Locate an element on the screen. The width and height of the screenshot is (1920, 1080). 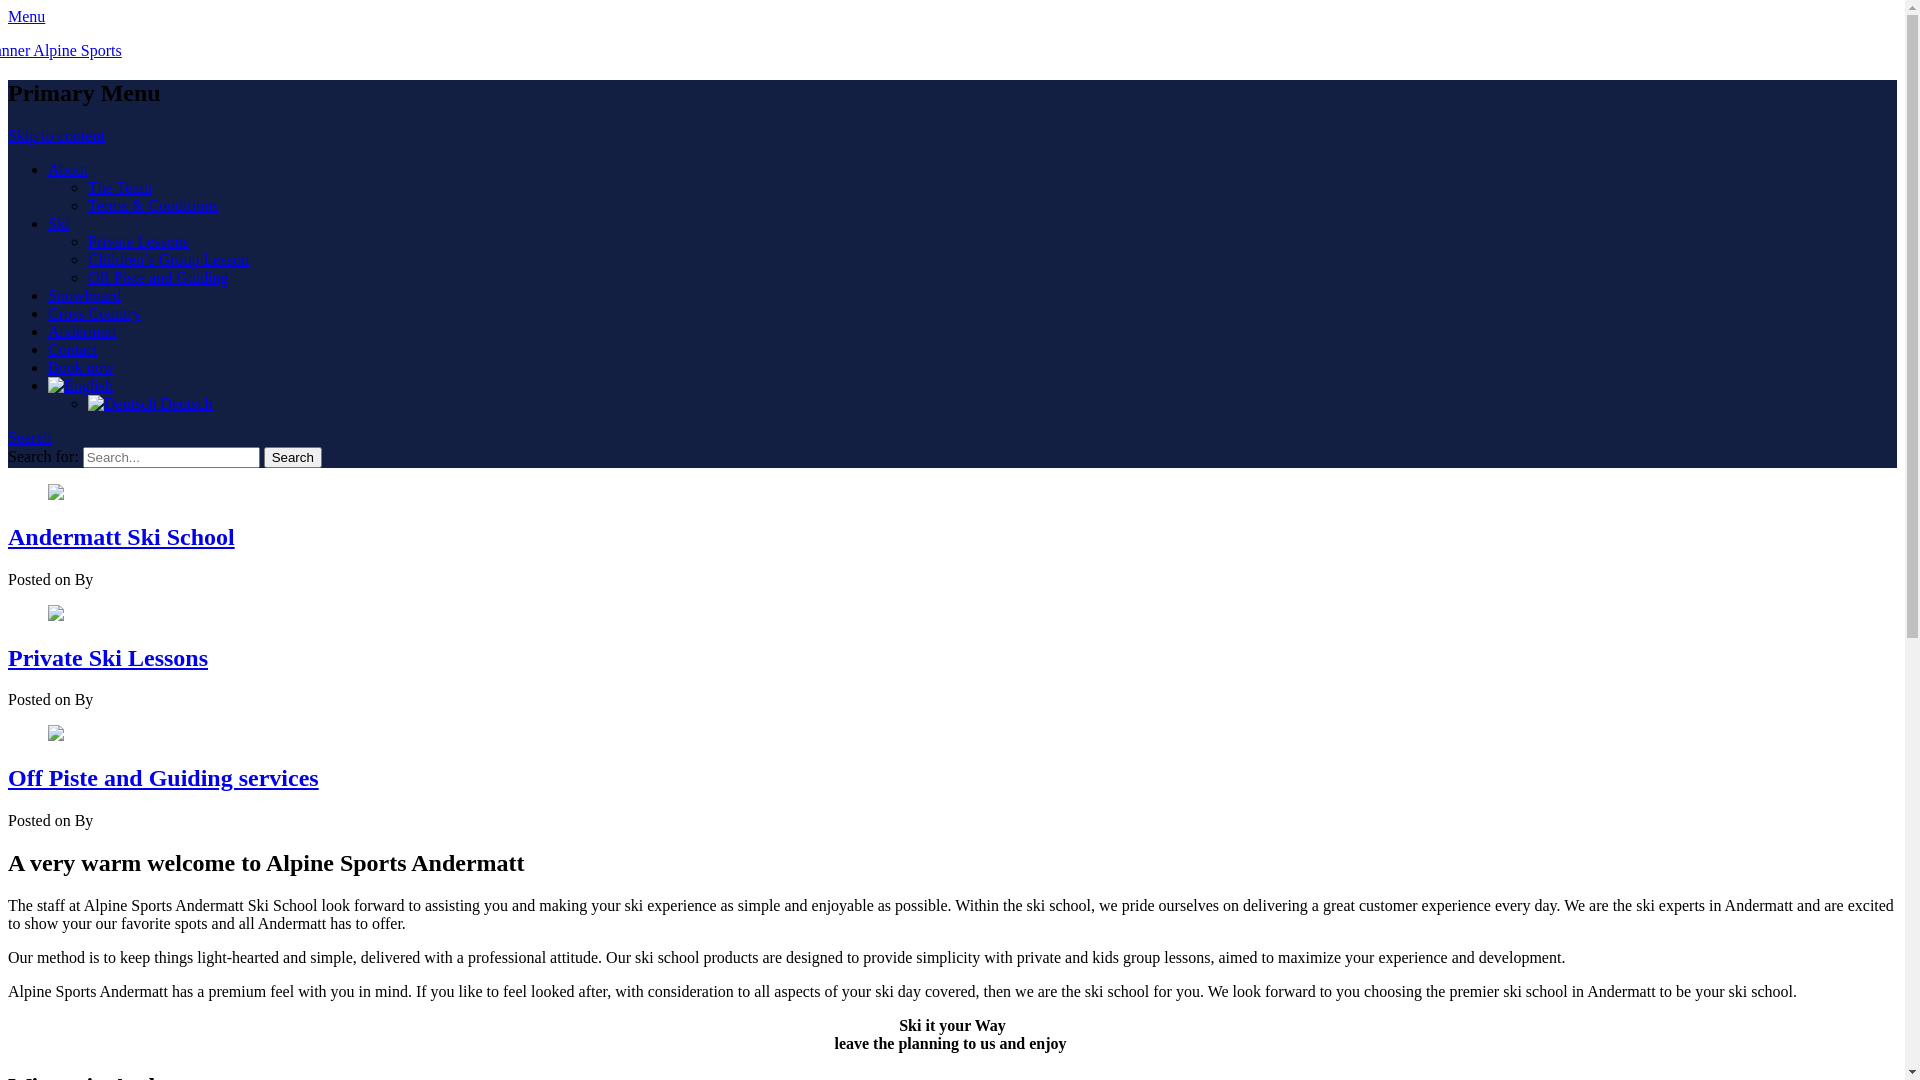
'Ski' is located at coordinates (48, 223).